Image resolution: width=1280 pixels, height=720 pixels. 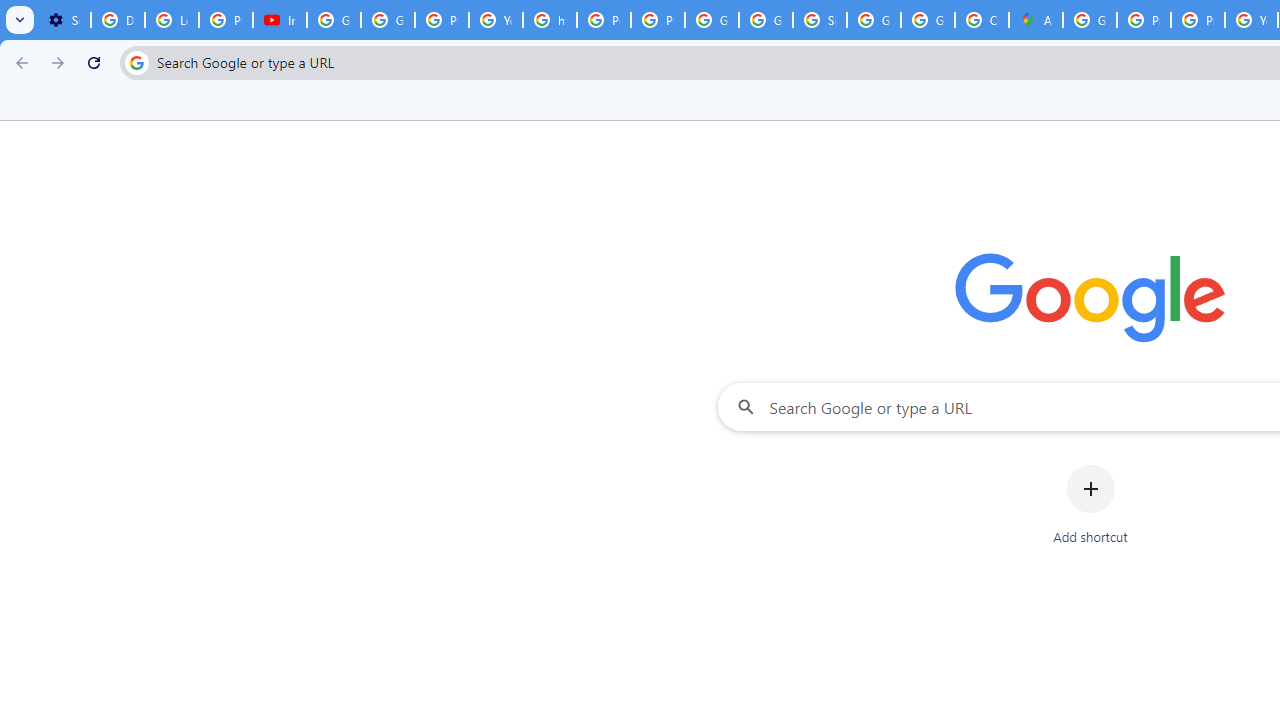 What do you see at coordinates (1144, 20) in the screenshot?
I see `'Privacy Help Center - Policies Help'` at bounding box center [1144, 20].